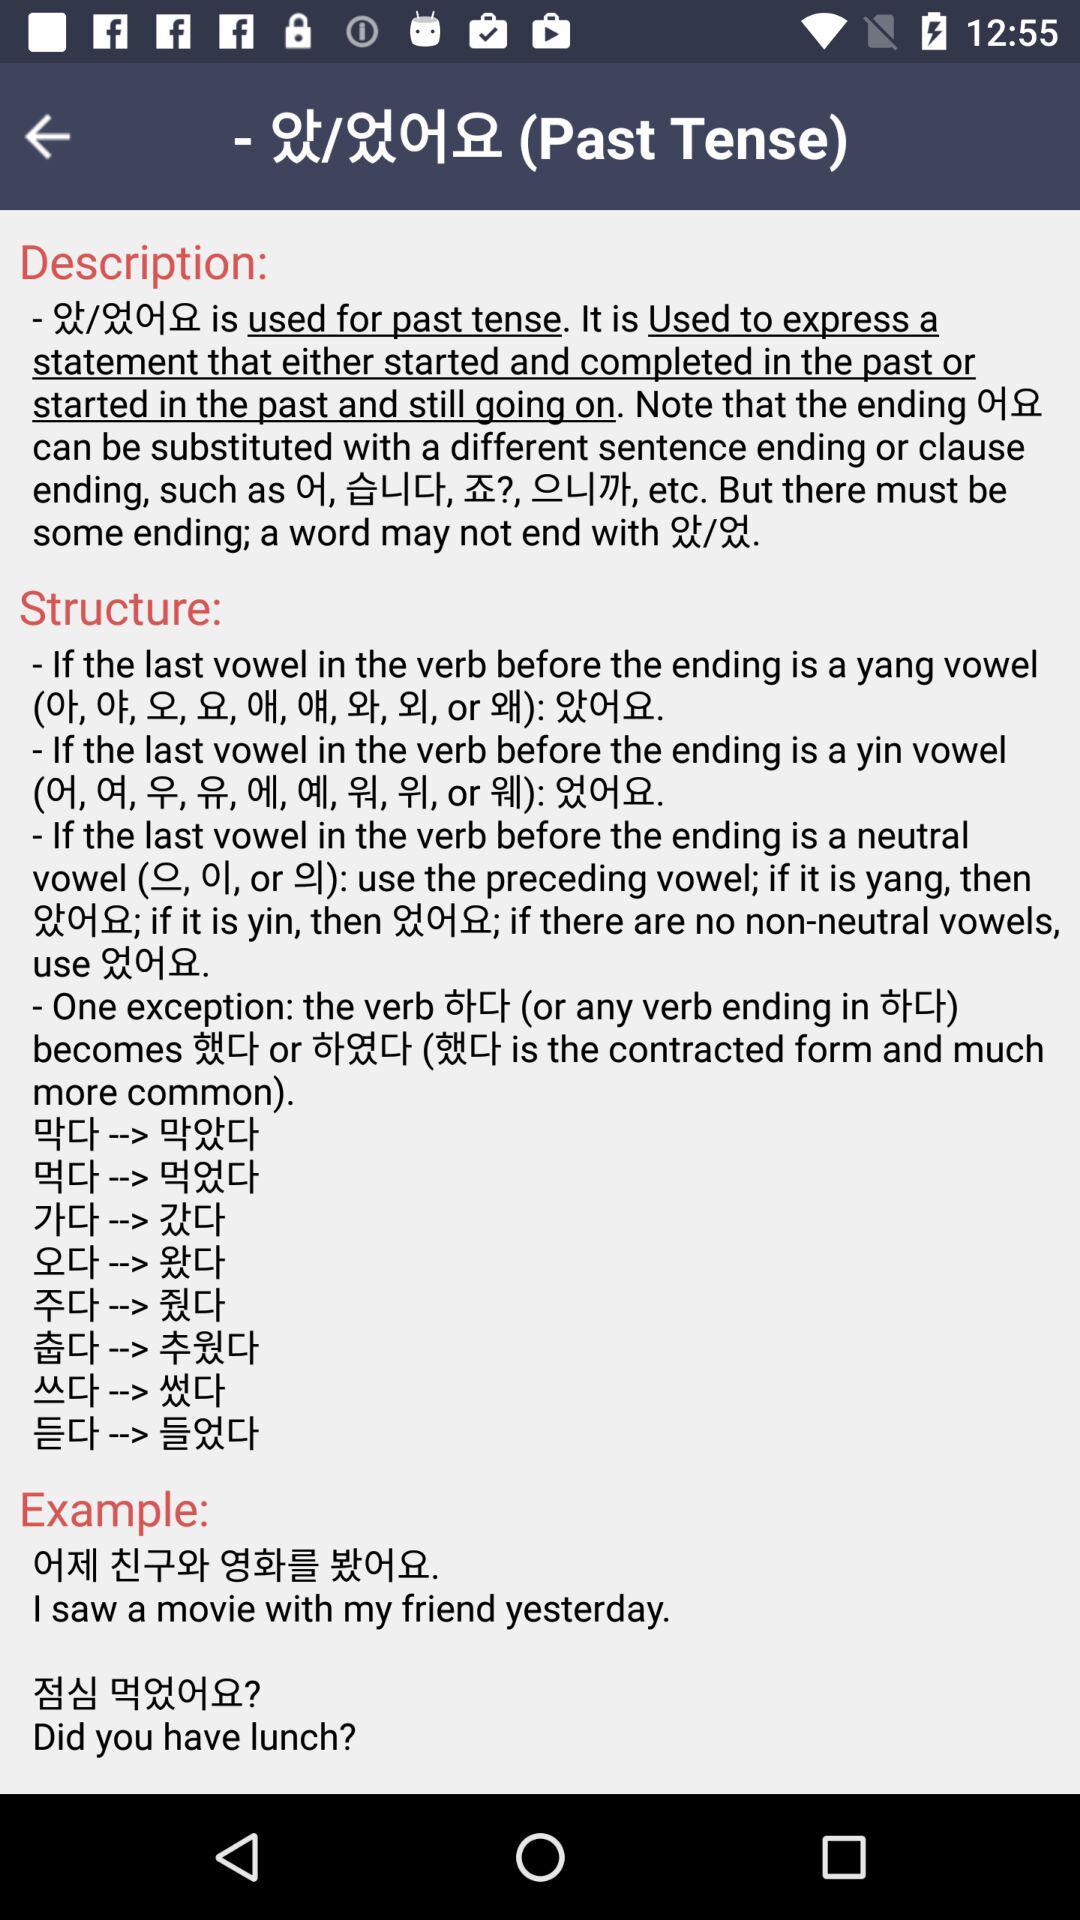 This screenshot has height=1920, width=1080. What do you see at coordinates (59, 135) in the screenshot?
I see `the arrow_backward icon` at bounding box center [59, 135].